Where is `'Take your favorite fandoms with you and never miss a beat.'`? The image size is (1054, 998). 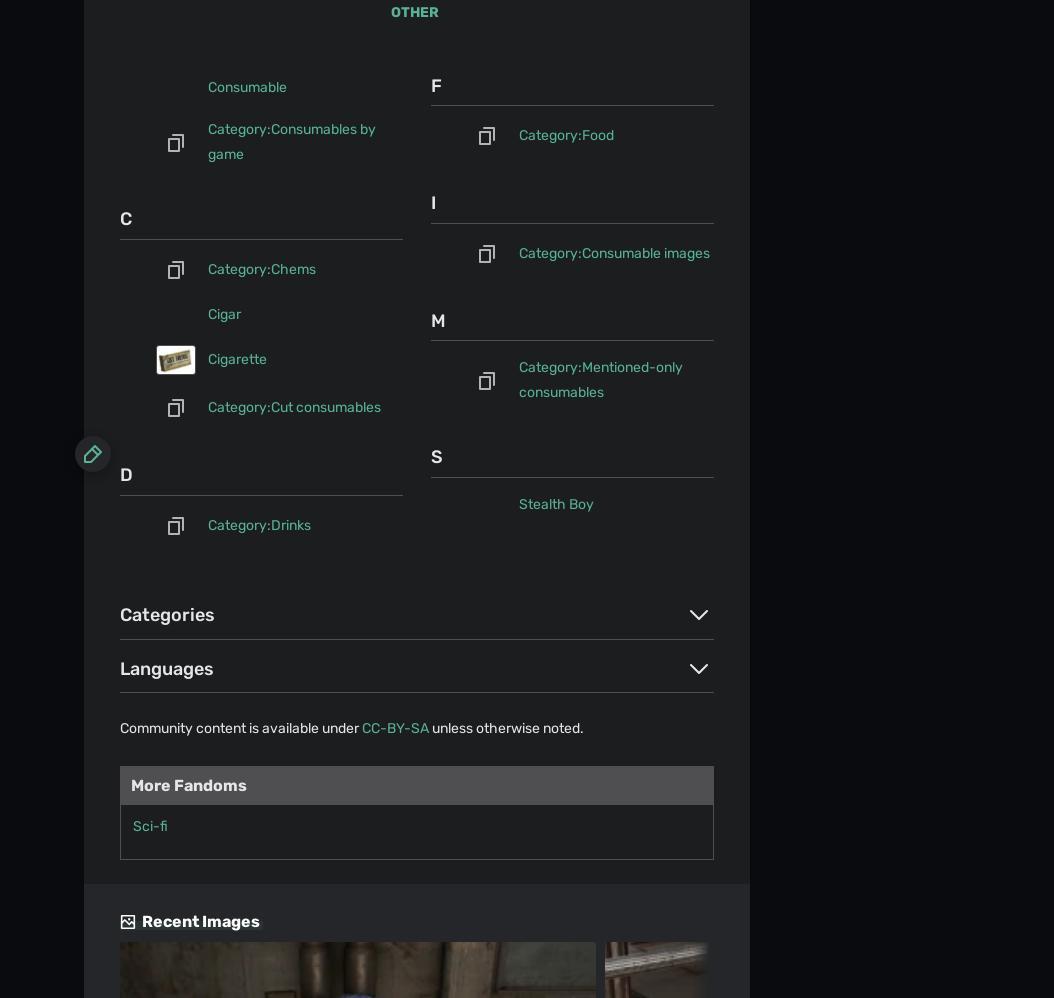
'Take your favorite fandoms with you and never miss a beat.' is located at coordinates (271, 551).